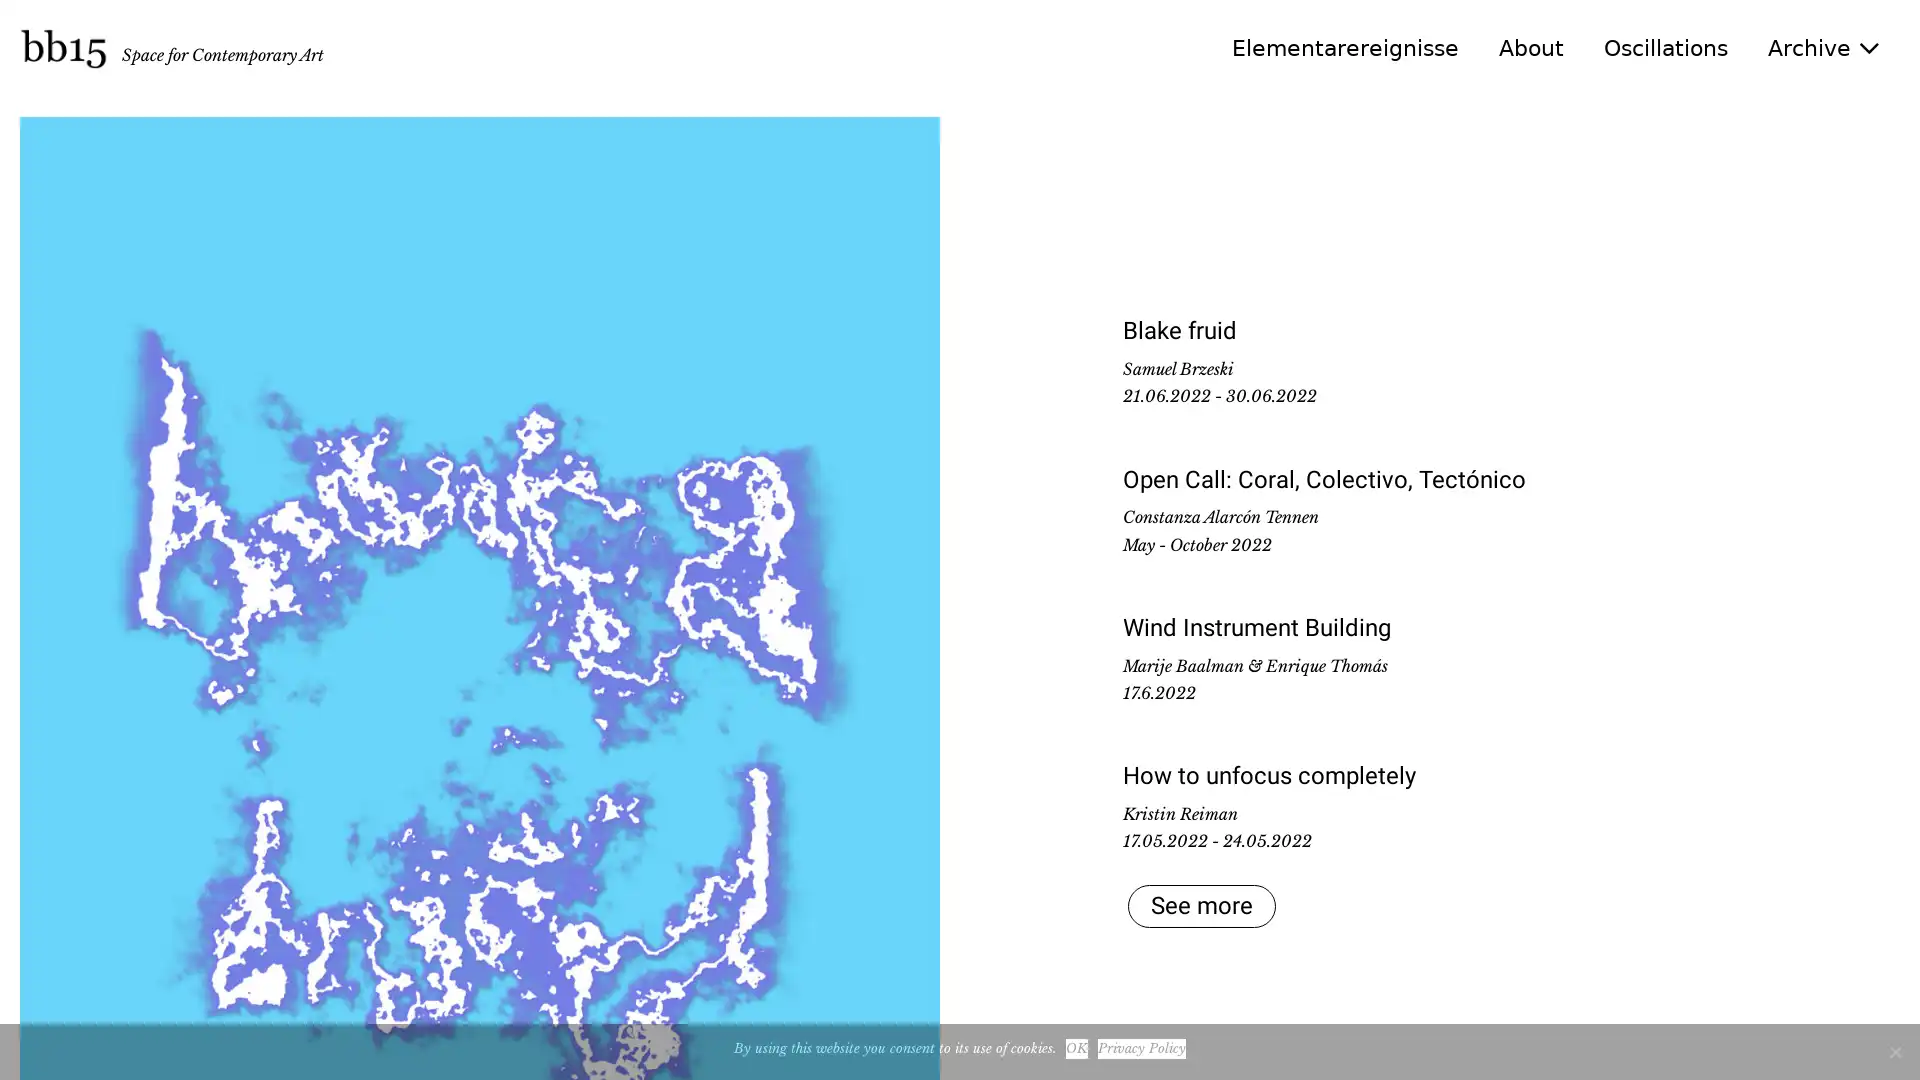 The image size is (1920, 1080). I want to click on See more, so click(1195, 906).